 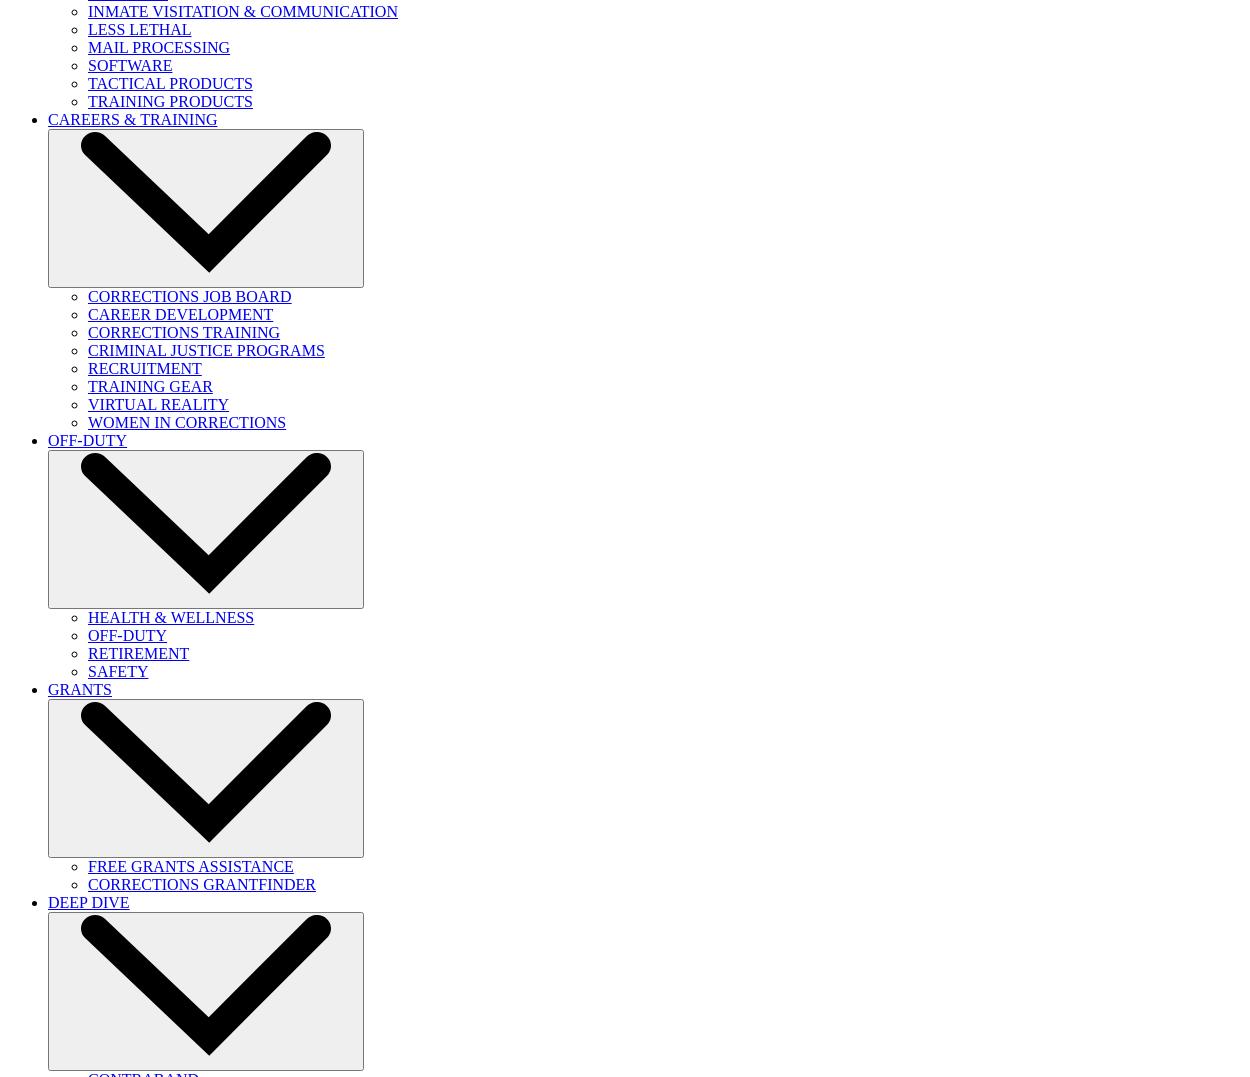 What do you see at coordinates (205, 349) in the screenshot?
I see `'CRIMINAL JUSTICE PROGRAMS'` at bounding box center [205, 349].